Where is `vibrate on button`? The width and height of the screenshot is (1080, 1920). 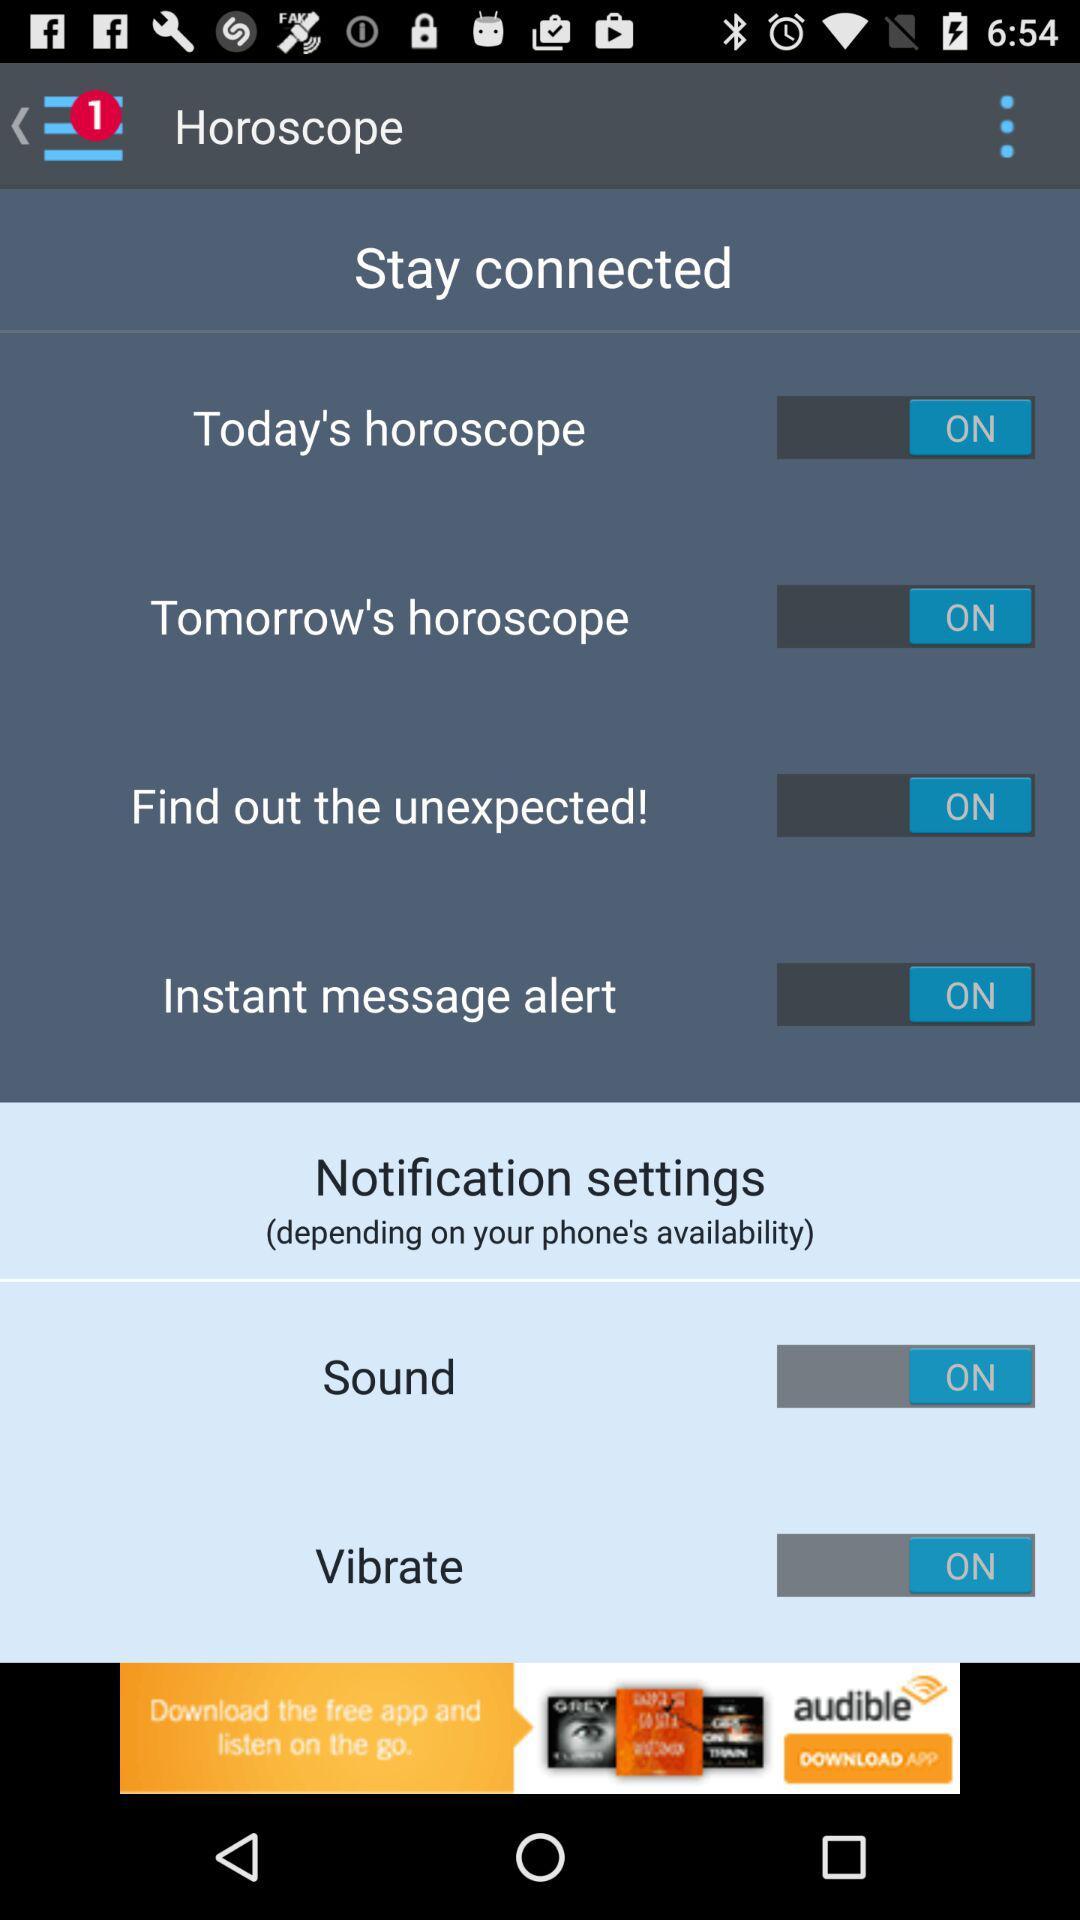
vibrate on button is located at coordinates (906, 1564).